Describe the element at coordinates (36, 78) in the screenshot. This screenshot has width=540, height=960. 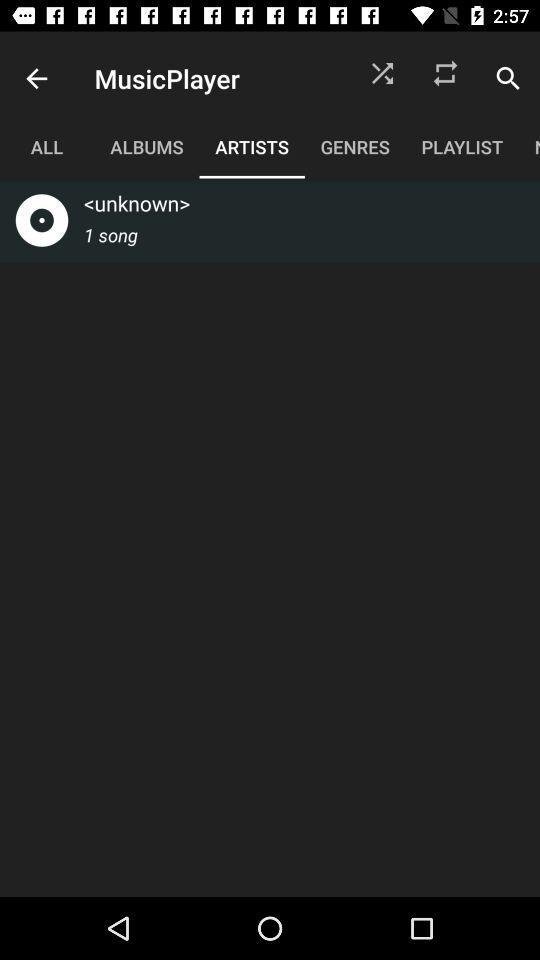
I see `the icon to the left of musicplayer item` at that location.